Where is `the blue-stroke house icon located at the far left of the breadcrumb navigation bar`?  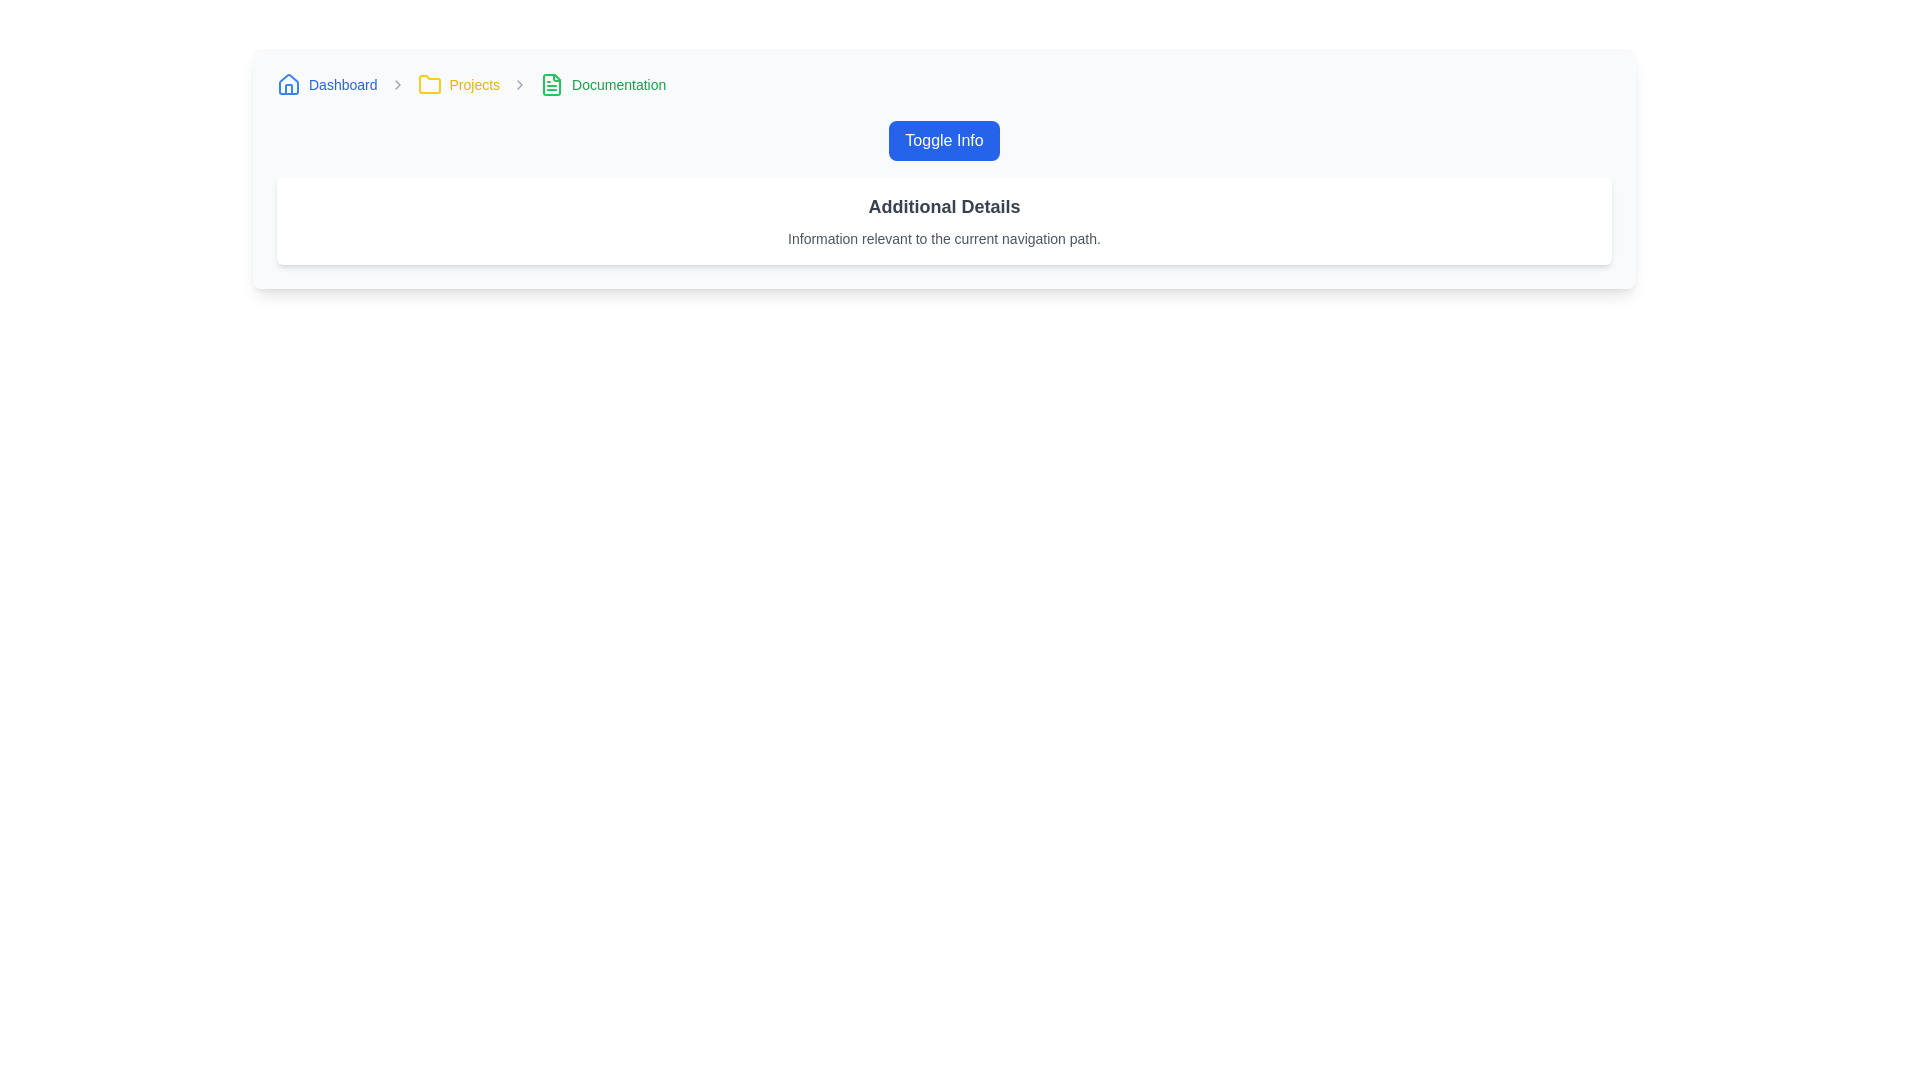
the blue-stroke house icon located at the far left of the breadcrumb navigation bar is located at coordinates (287, 83).